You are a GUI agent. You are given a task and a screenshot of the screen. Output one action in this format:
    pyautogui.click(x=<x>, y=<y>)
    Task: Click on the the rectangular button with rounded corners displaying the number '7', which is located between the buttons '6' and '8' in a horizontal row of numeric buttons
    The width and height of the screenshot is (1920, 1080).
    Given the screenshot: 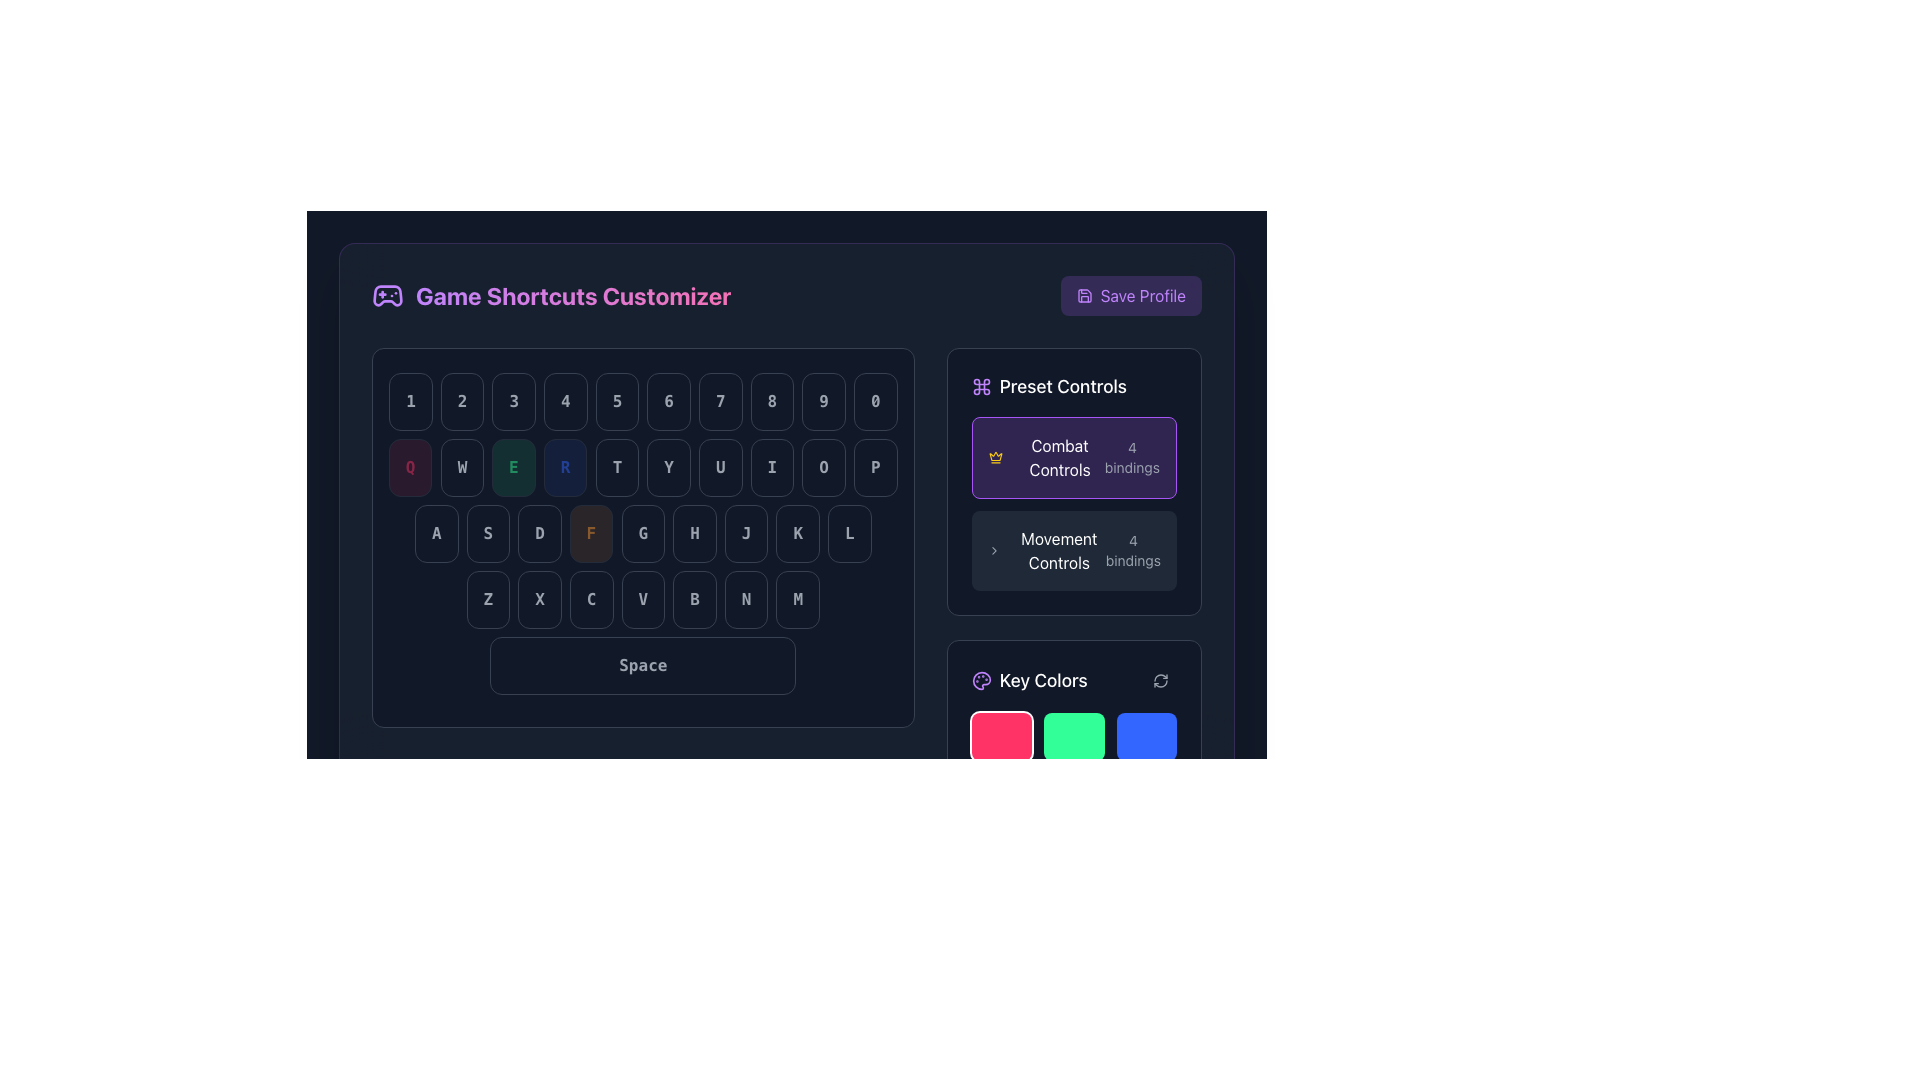 What is the action you would take?
    pyautogui.click(x=720, y=401)
    